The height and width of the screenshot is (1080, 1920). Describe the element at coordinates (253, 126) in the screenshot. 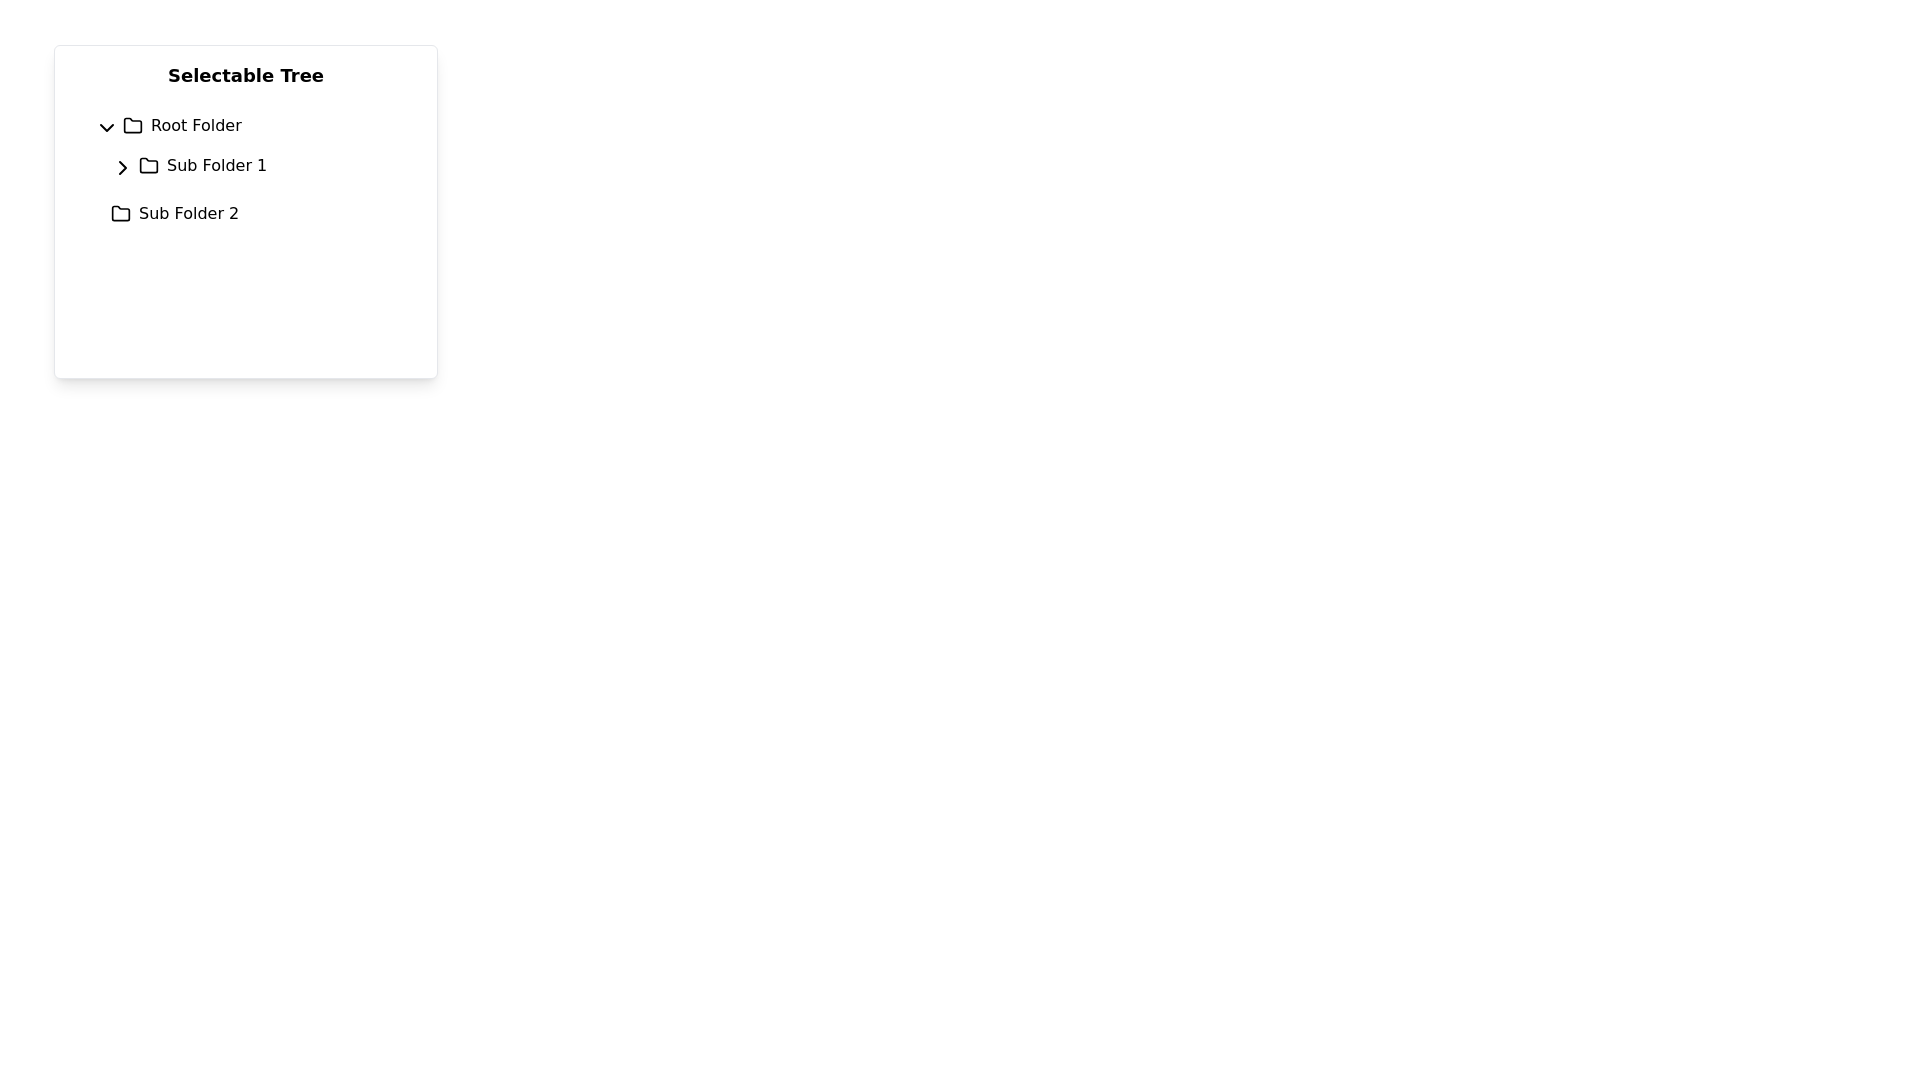

I see `the root node of the tree structure` at that location.